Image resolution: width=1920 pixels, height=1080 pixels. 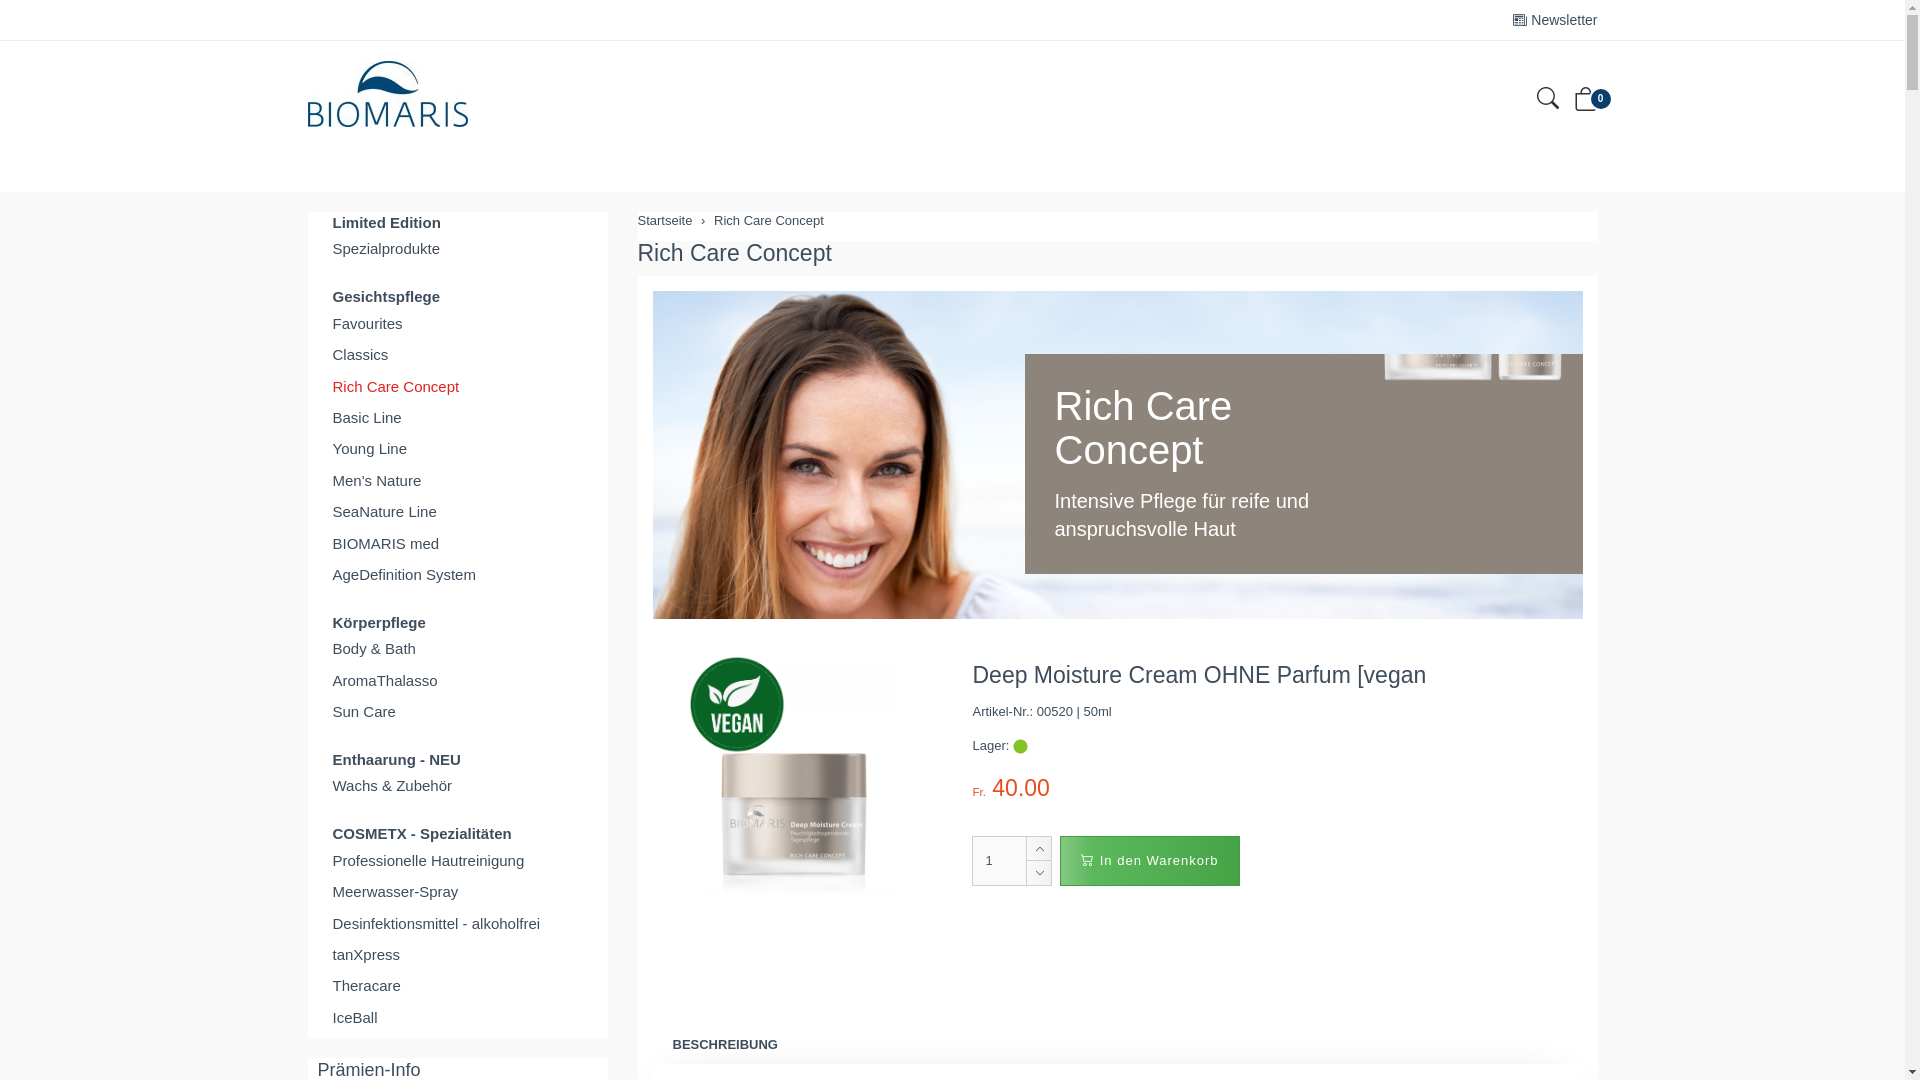 I want to click on 'Favourites', so click(x=456, y=322).